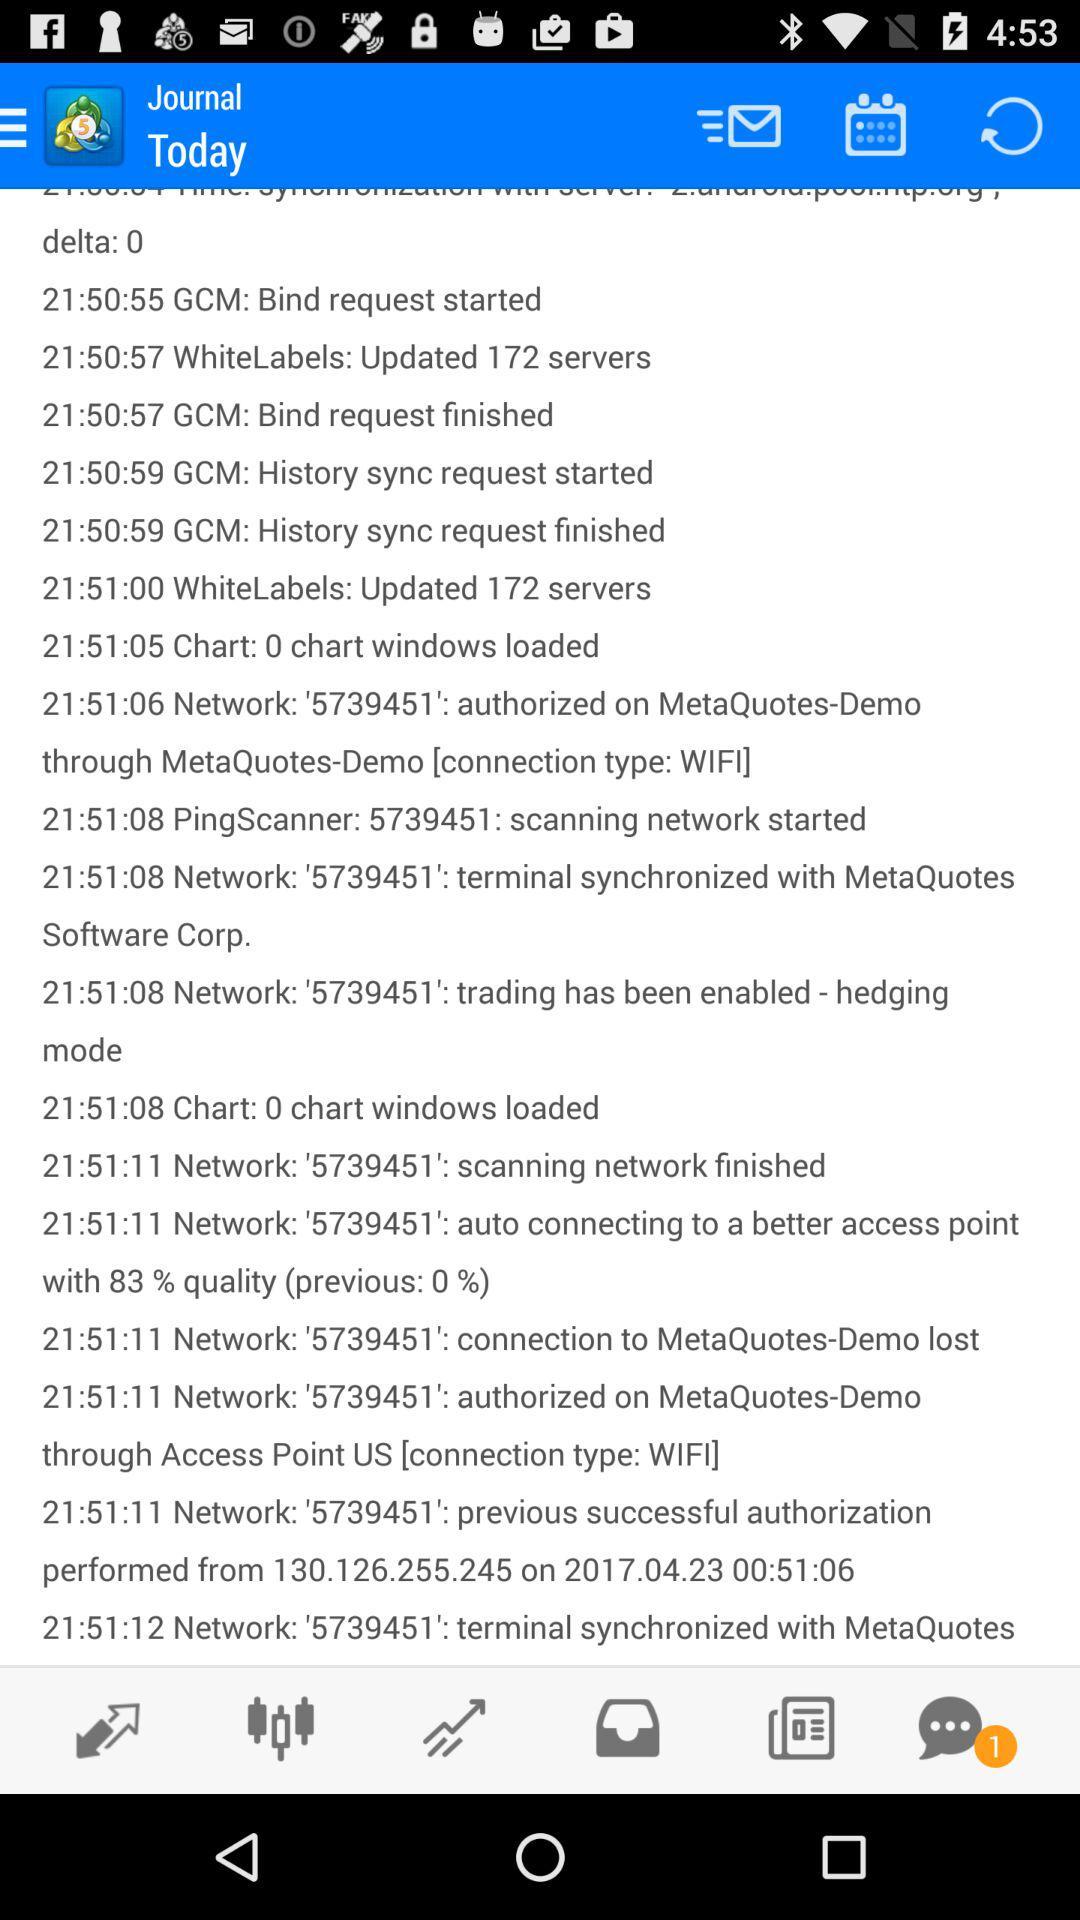  I want to click on open inbox, so click(626, 1727).